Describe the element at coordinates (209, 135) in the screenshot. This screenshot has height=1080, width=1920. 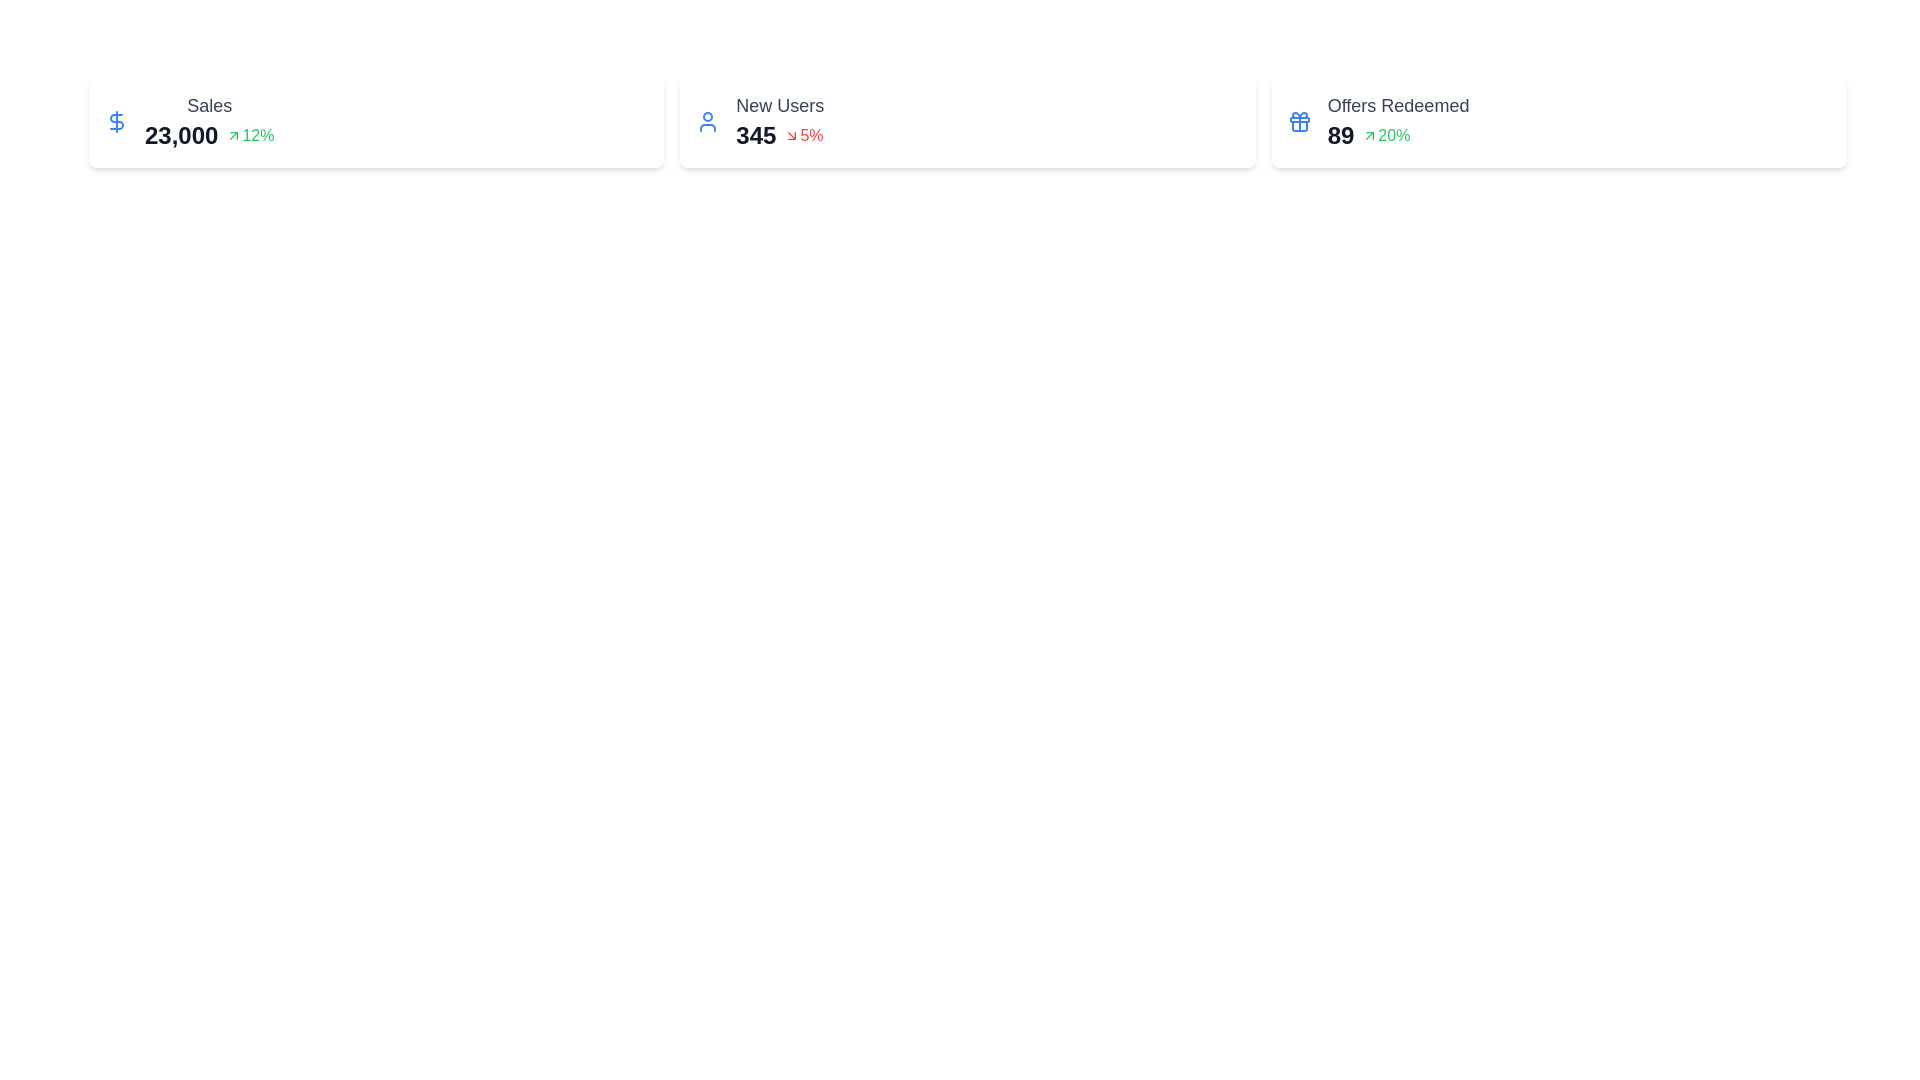
I see `sales value '23,000' and percentage increase '12%' from the composite text component located within the 'Sales' card, which is positioned beneath the label text and is the leftmost card of three horizontally displayed cards` at that location.